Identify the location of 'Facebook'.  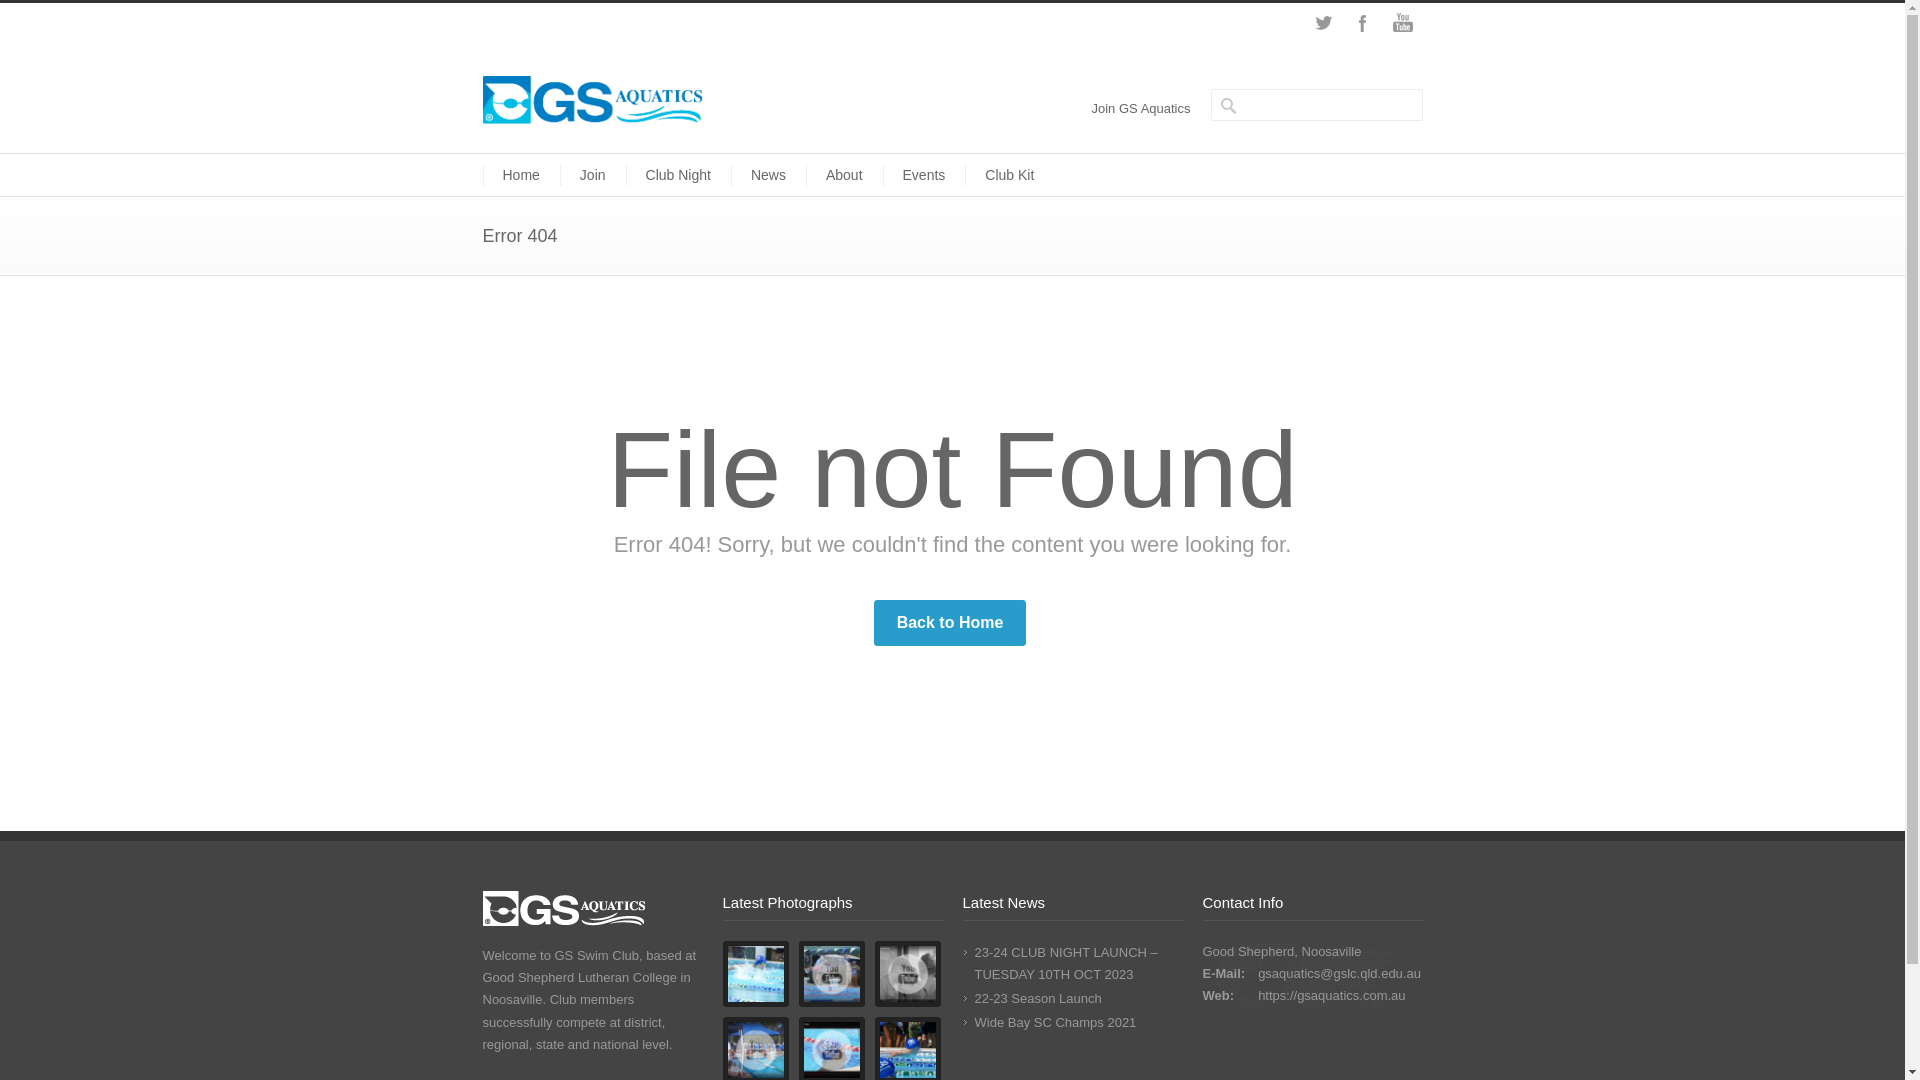
(1361, 23).